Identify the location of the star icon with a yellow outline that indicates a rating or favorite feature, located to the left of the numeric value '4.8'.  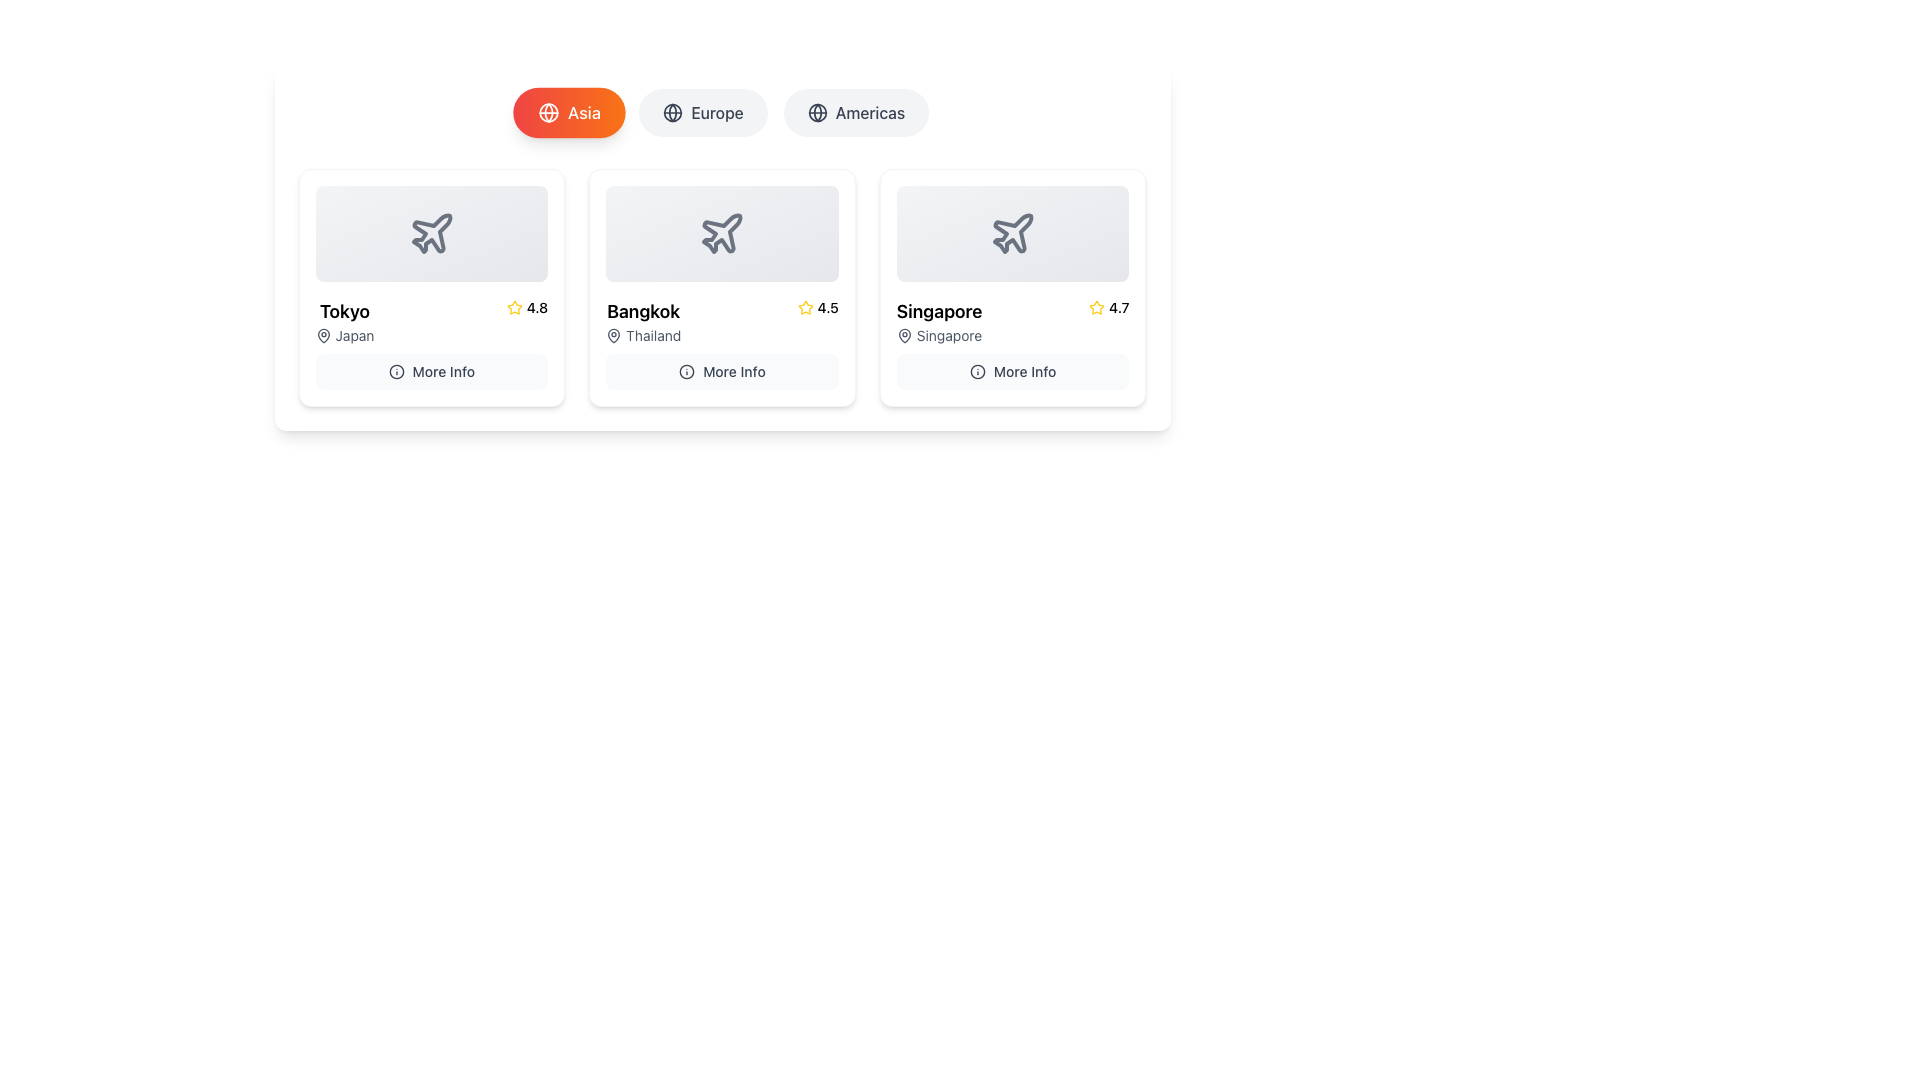
(514, 308).